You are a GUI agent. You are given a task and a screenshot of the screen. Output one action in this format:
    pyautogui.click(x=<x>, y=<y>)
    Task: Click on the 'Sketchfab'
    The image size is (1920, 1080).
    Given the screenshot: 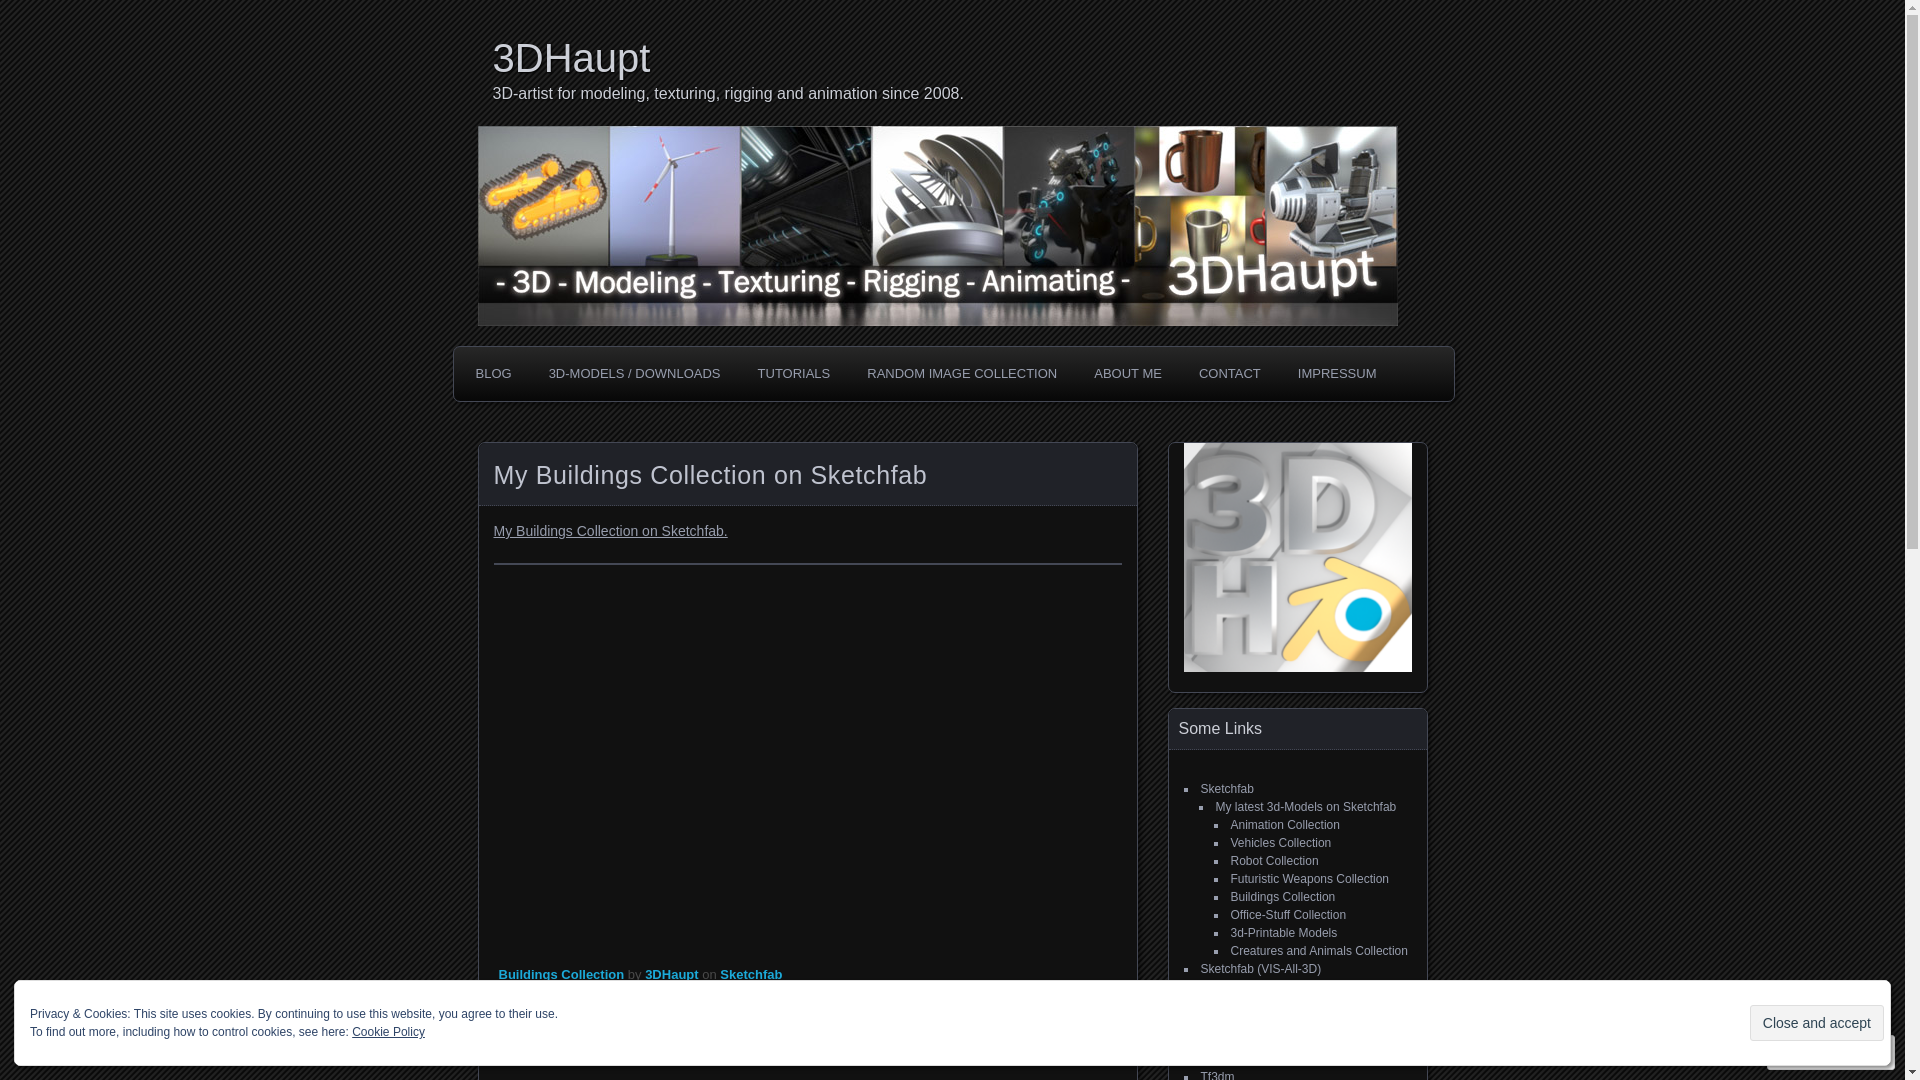 What is the action you would take?
    pyautogui.click(x=720, y=973)
    